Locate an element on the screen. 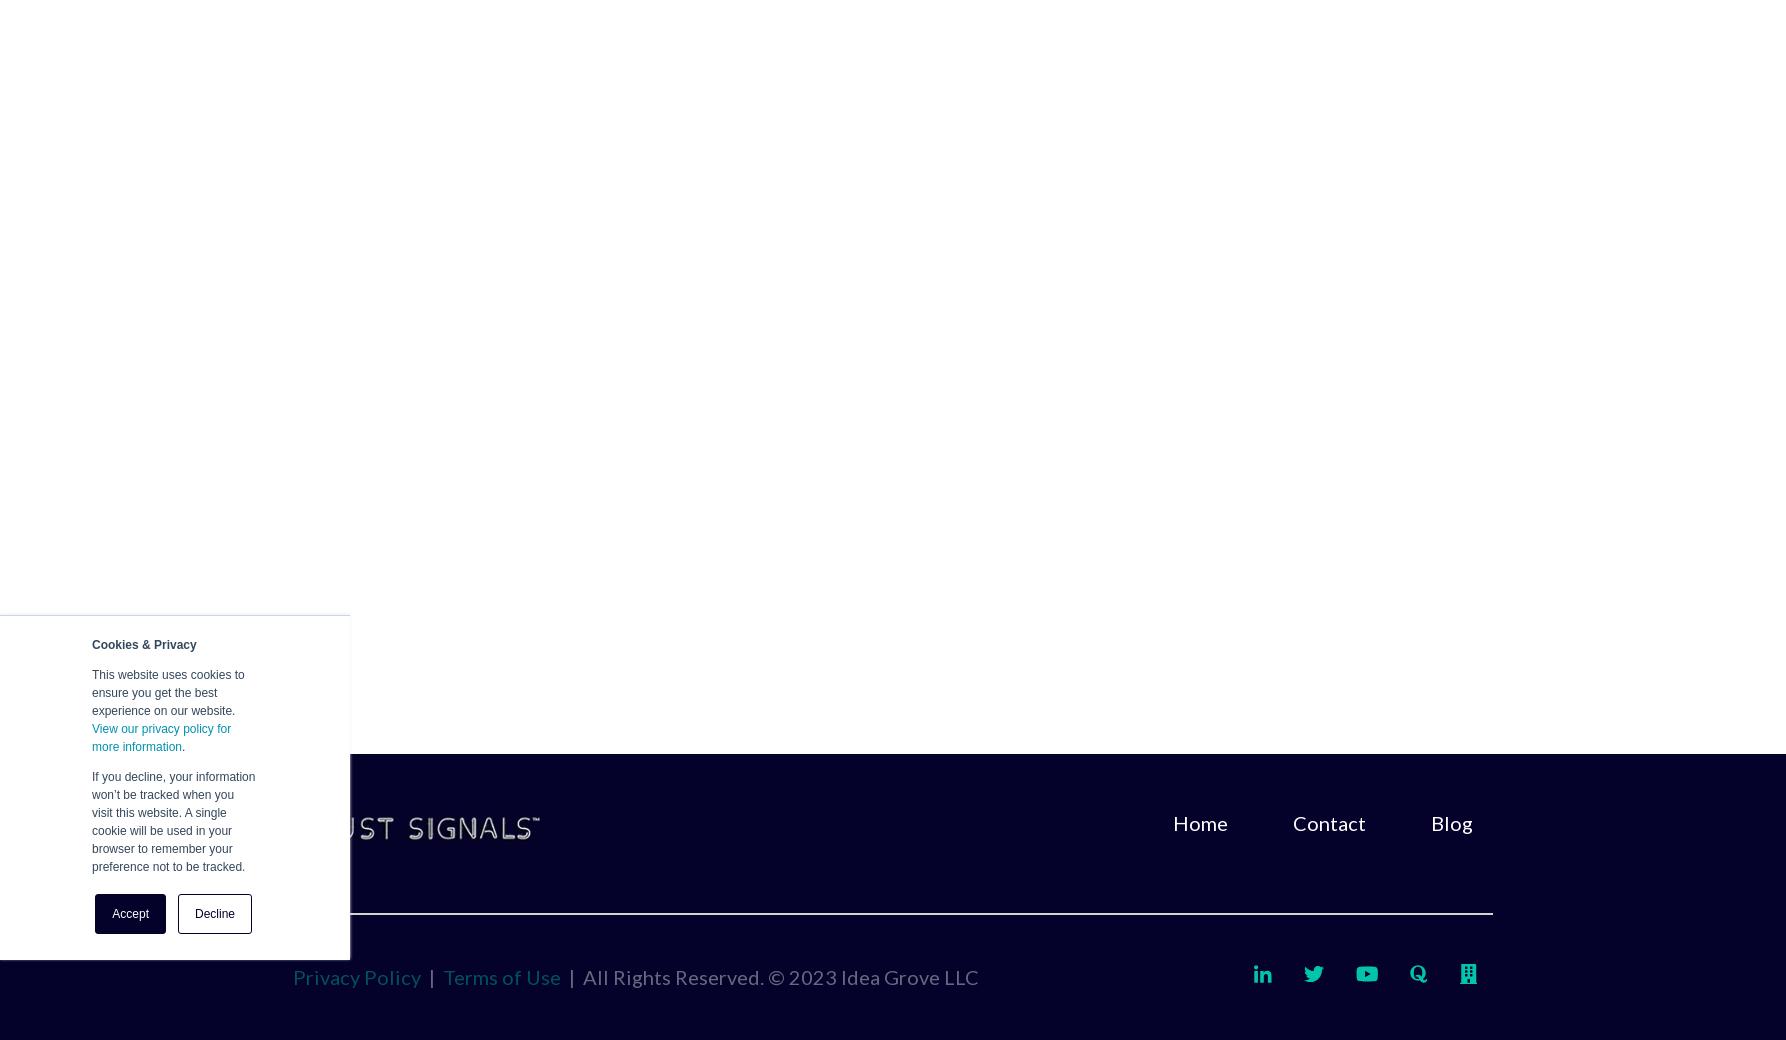 The height and width of the screenshot is (1040, 1786). 'Accept' is located at coordinates (130, 913).